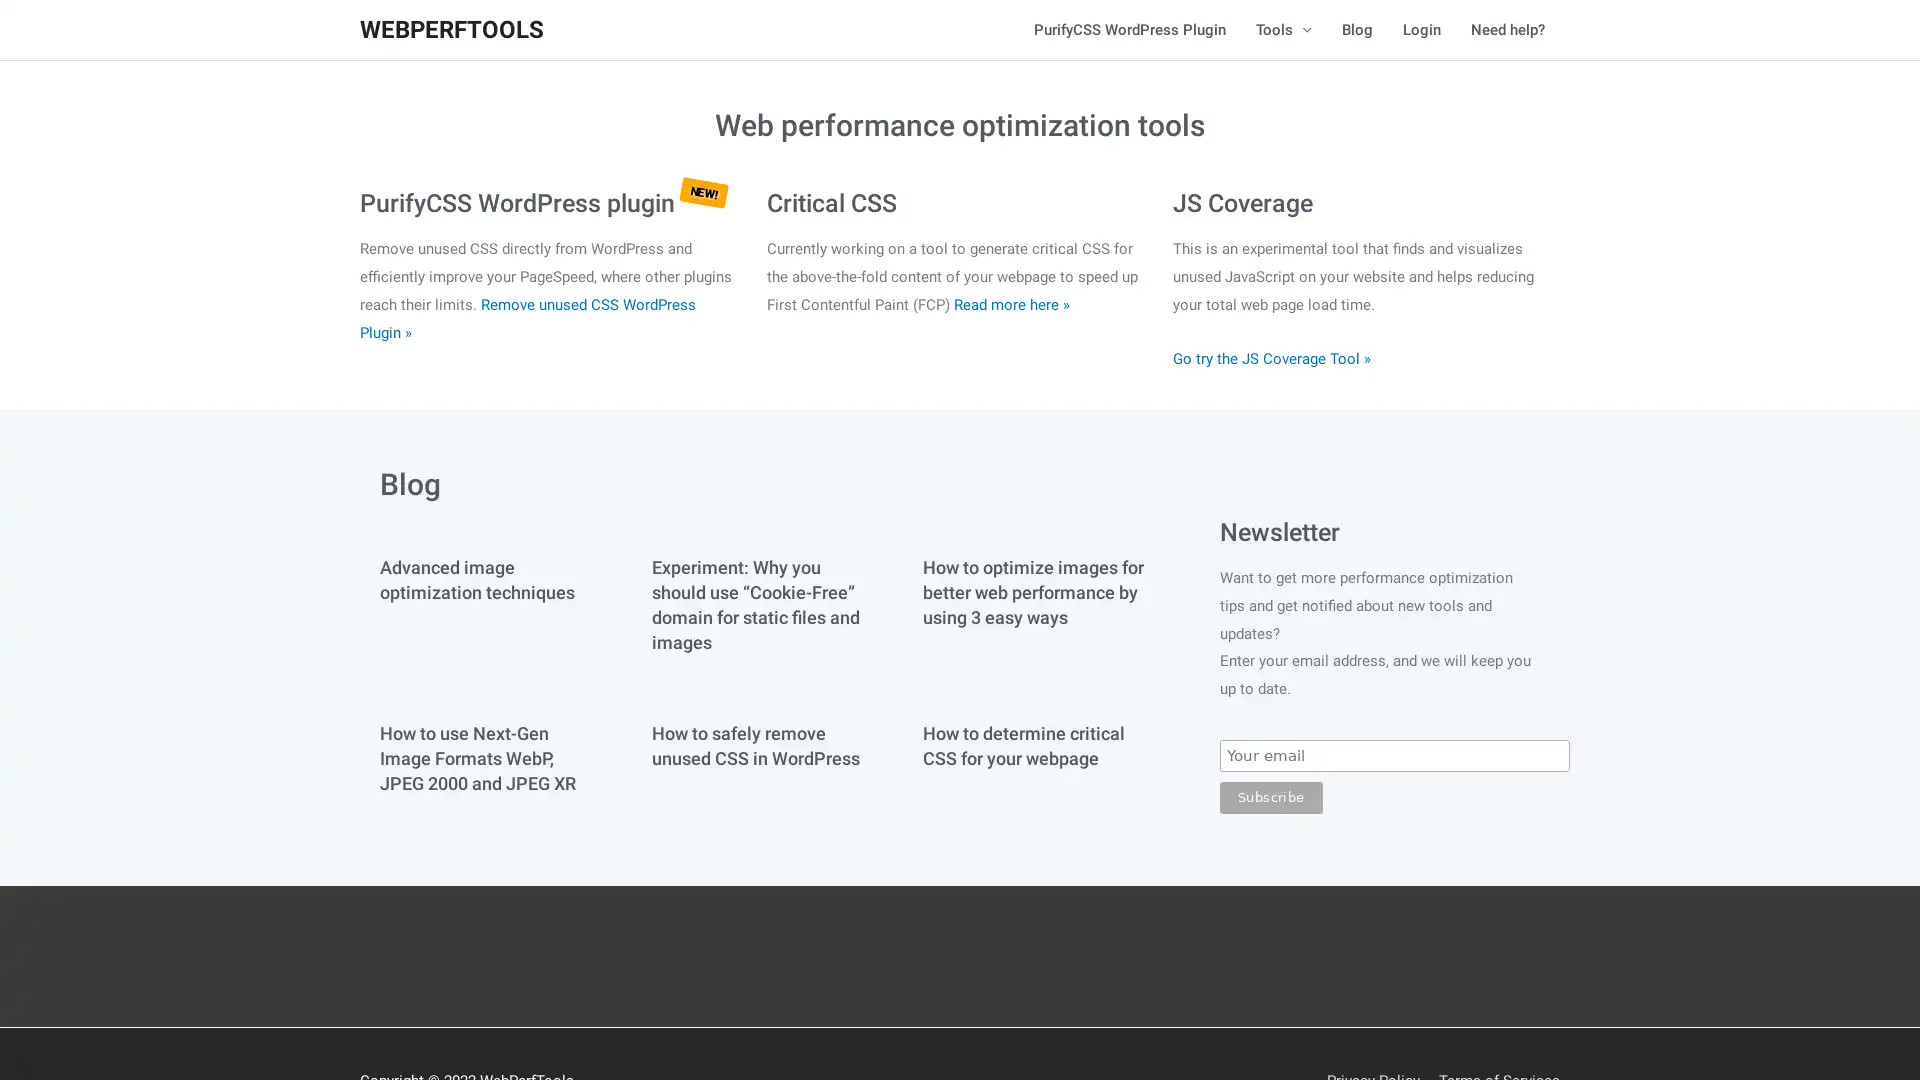 The height and width of the screenshot is (1080, 1920). Describe the element at coordinates (1270, 797) in the screenshot. I see `Subscribe` at that location.